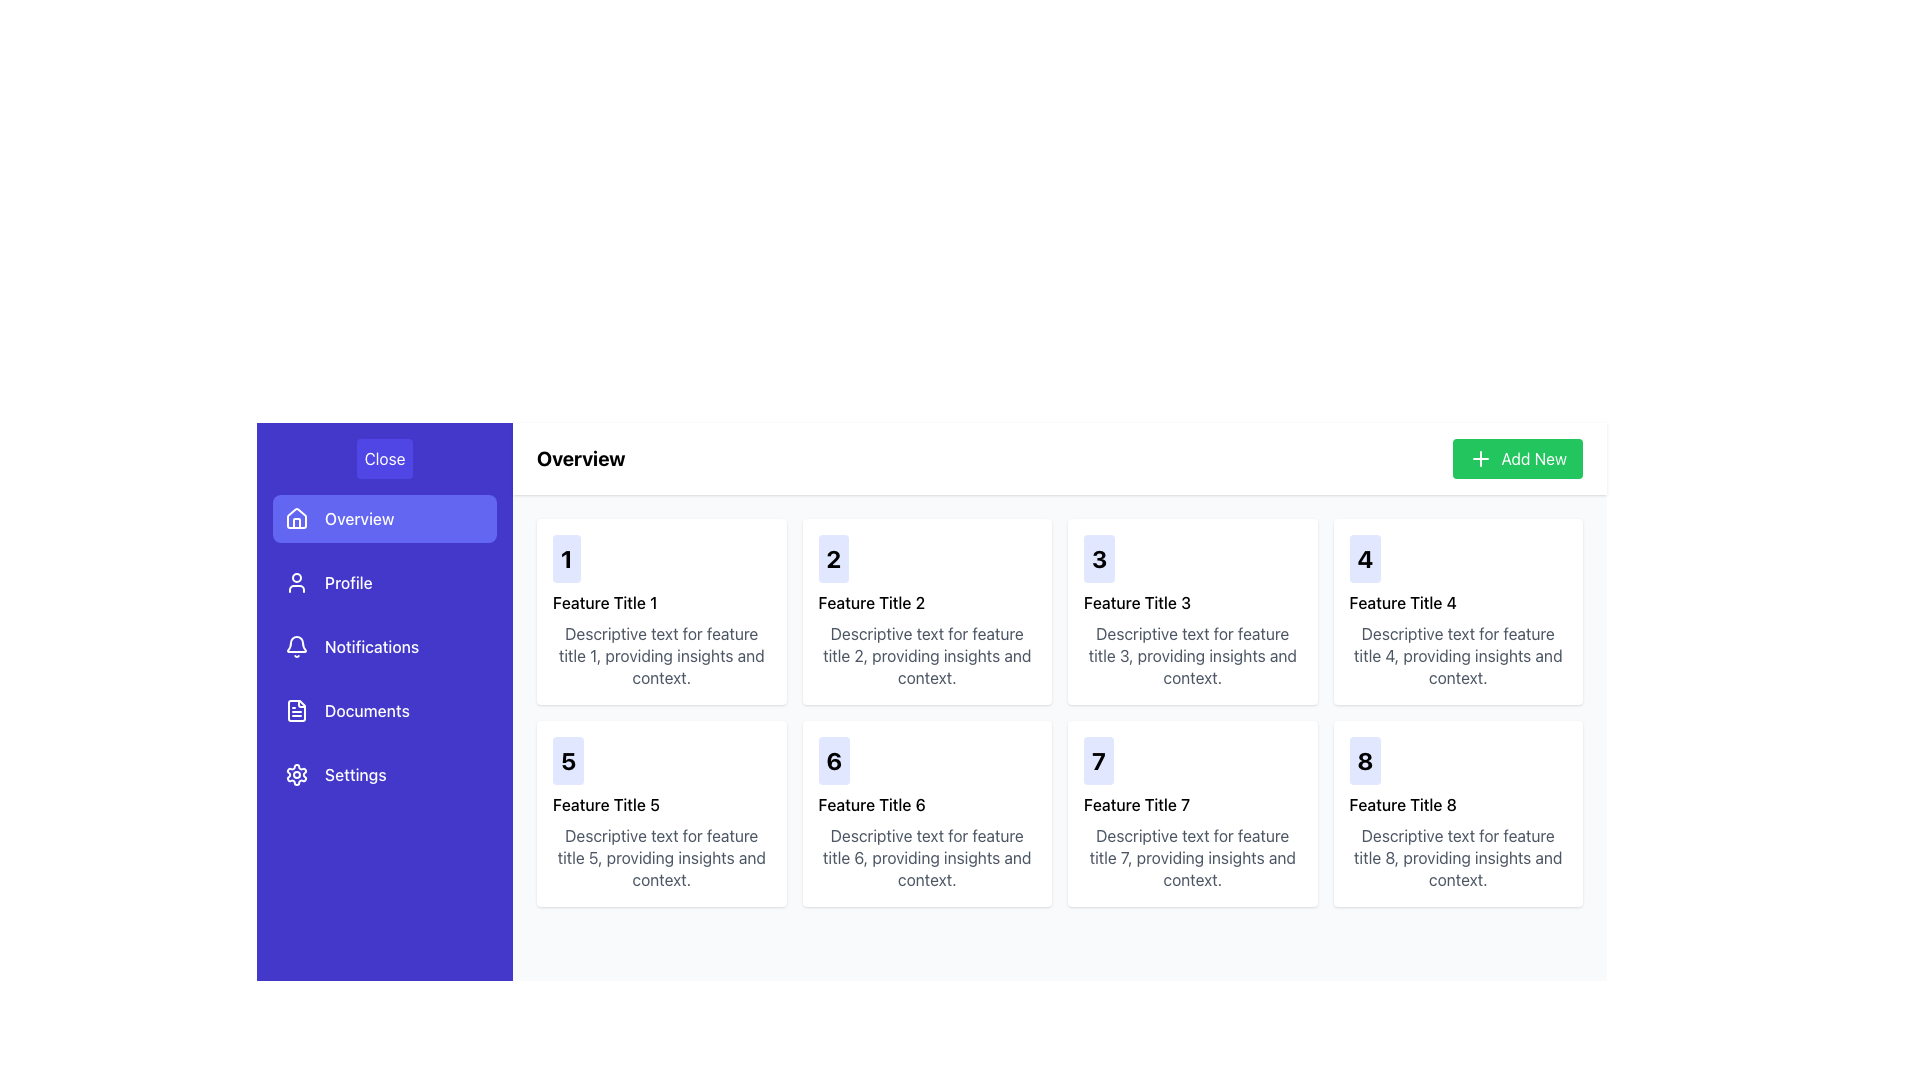  What do you see at coordinates (1518, 459) in the screenshot?
I see `the green 'Add New' button located in the top-right corner of the 'Overview' header` at bounding box center [1518, 459].